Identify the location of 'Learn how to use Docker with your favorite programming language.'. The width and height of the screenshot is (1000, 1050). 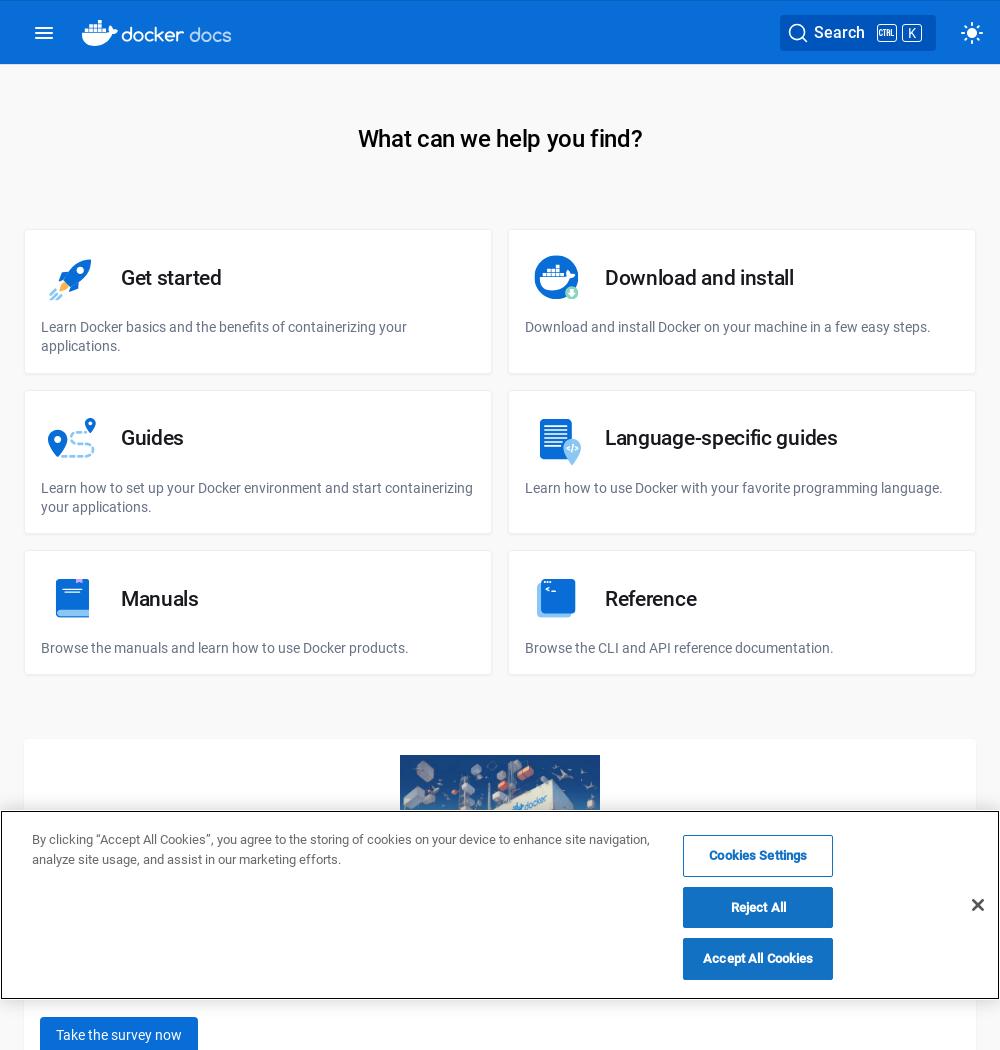
(733, 486).